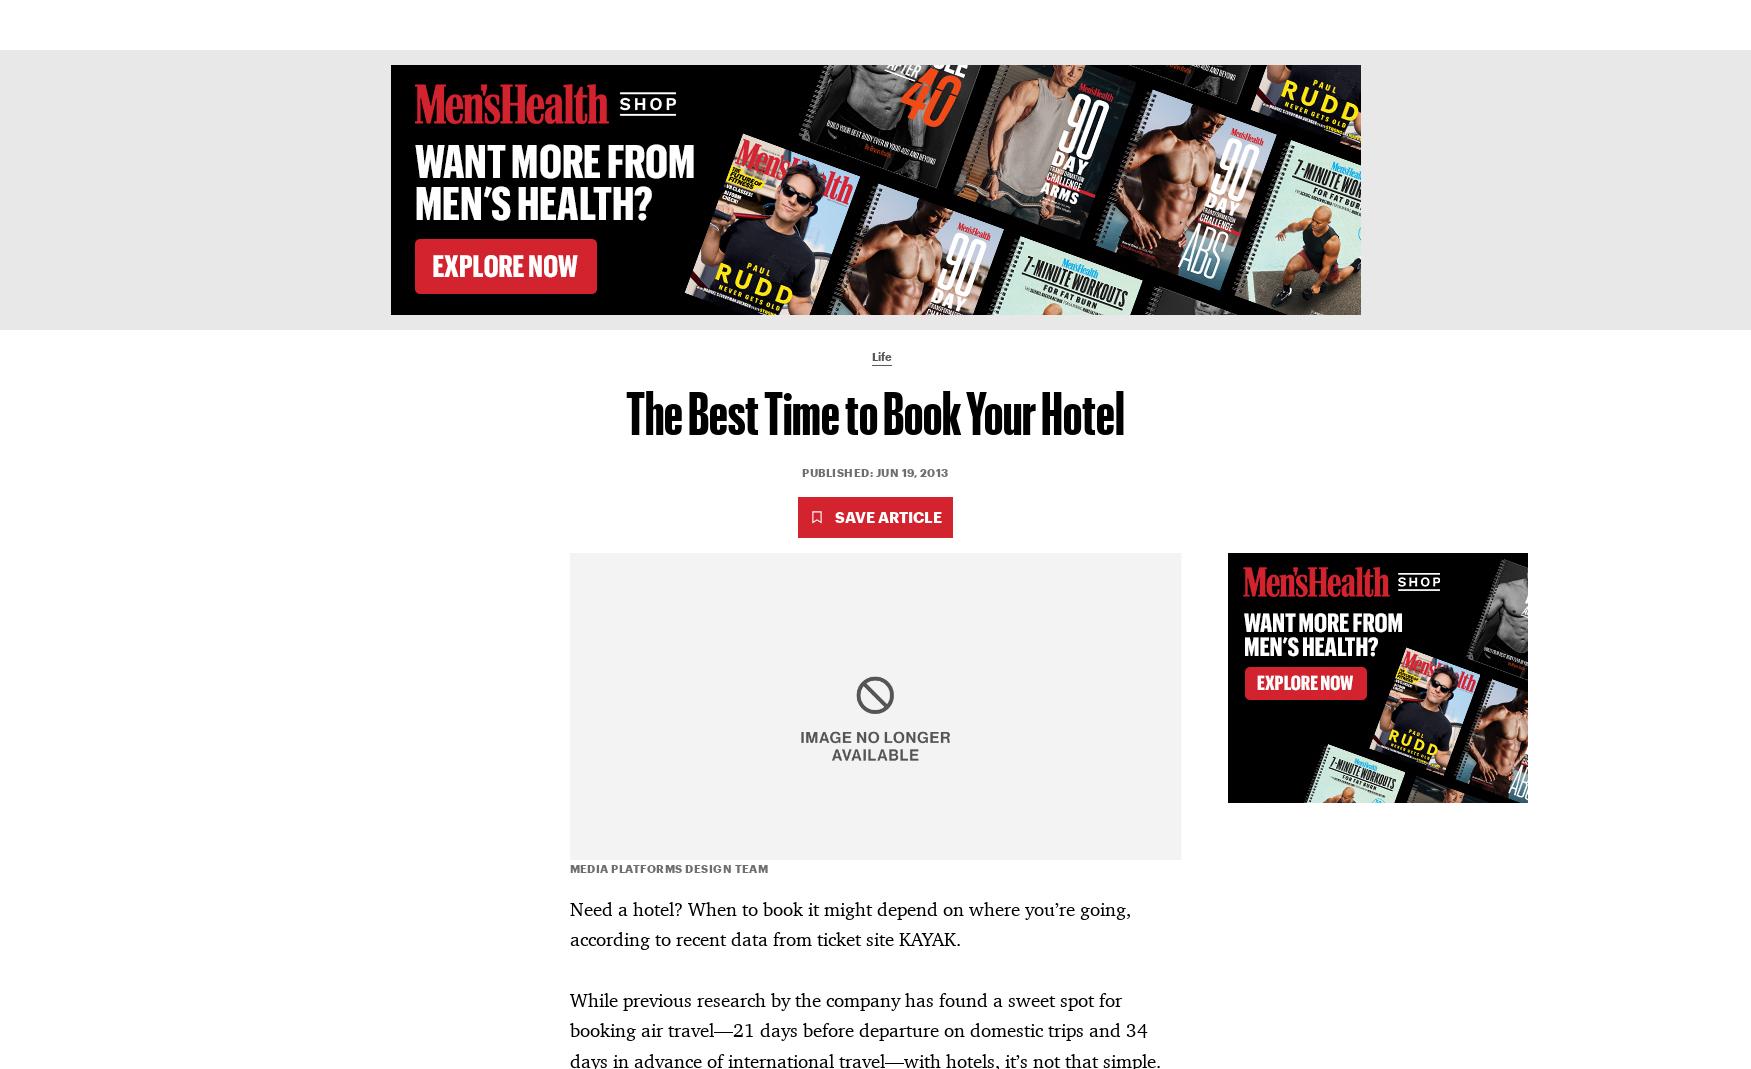  Describe the element at coordinates (389, 882) in the screenshot. I see `'Were You Influenced By These Viral Products?'` at that location.